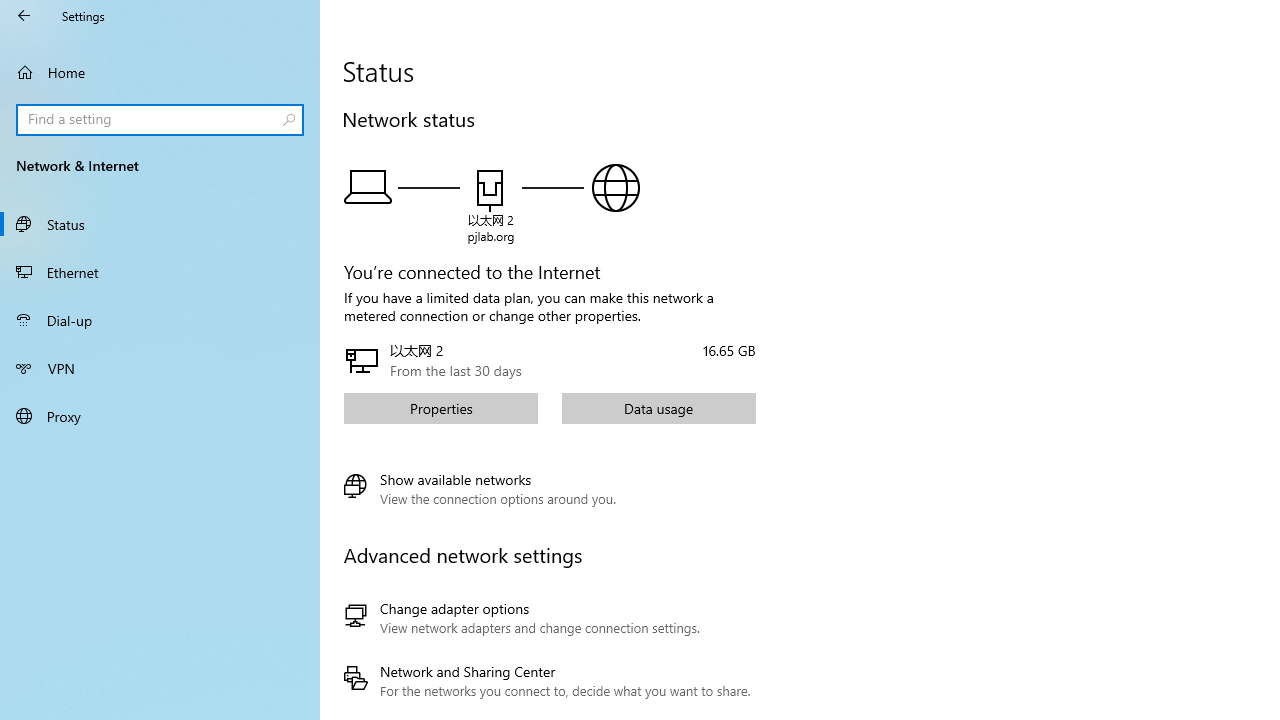  What do you see at coordinates (160, 319) in the screenshot?
I see `'Dial-up'` at bounding box center [160, 319].